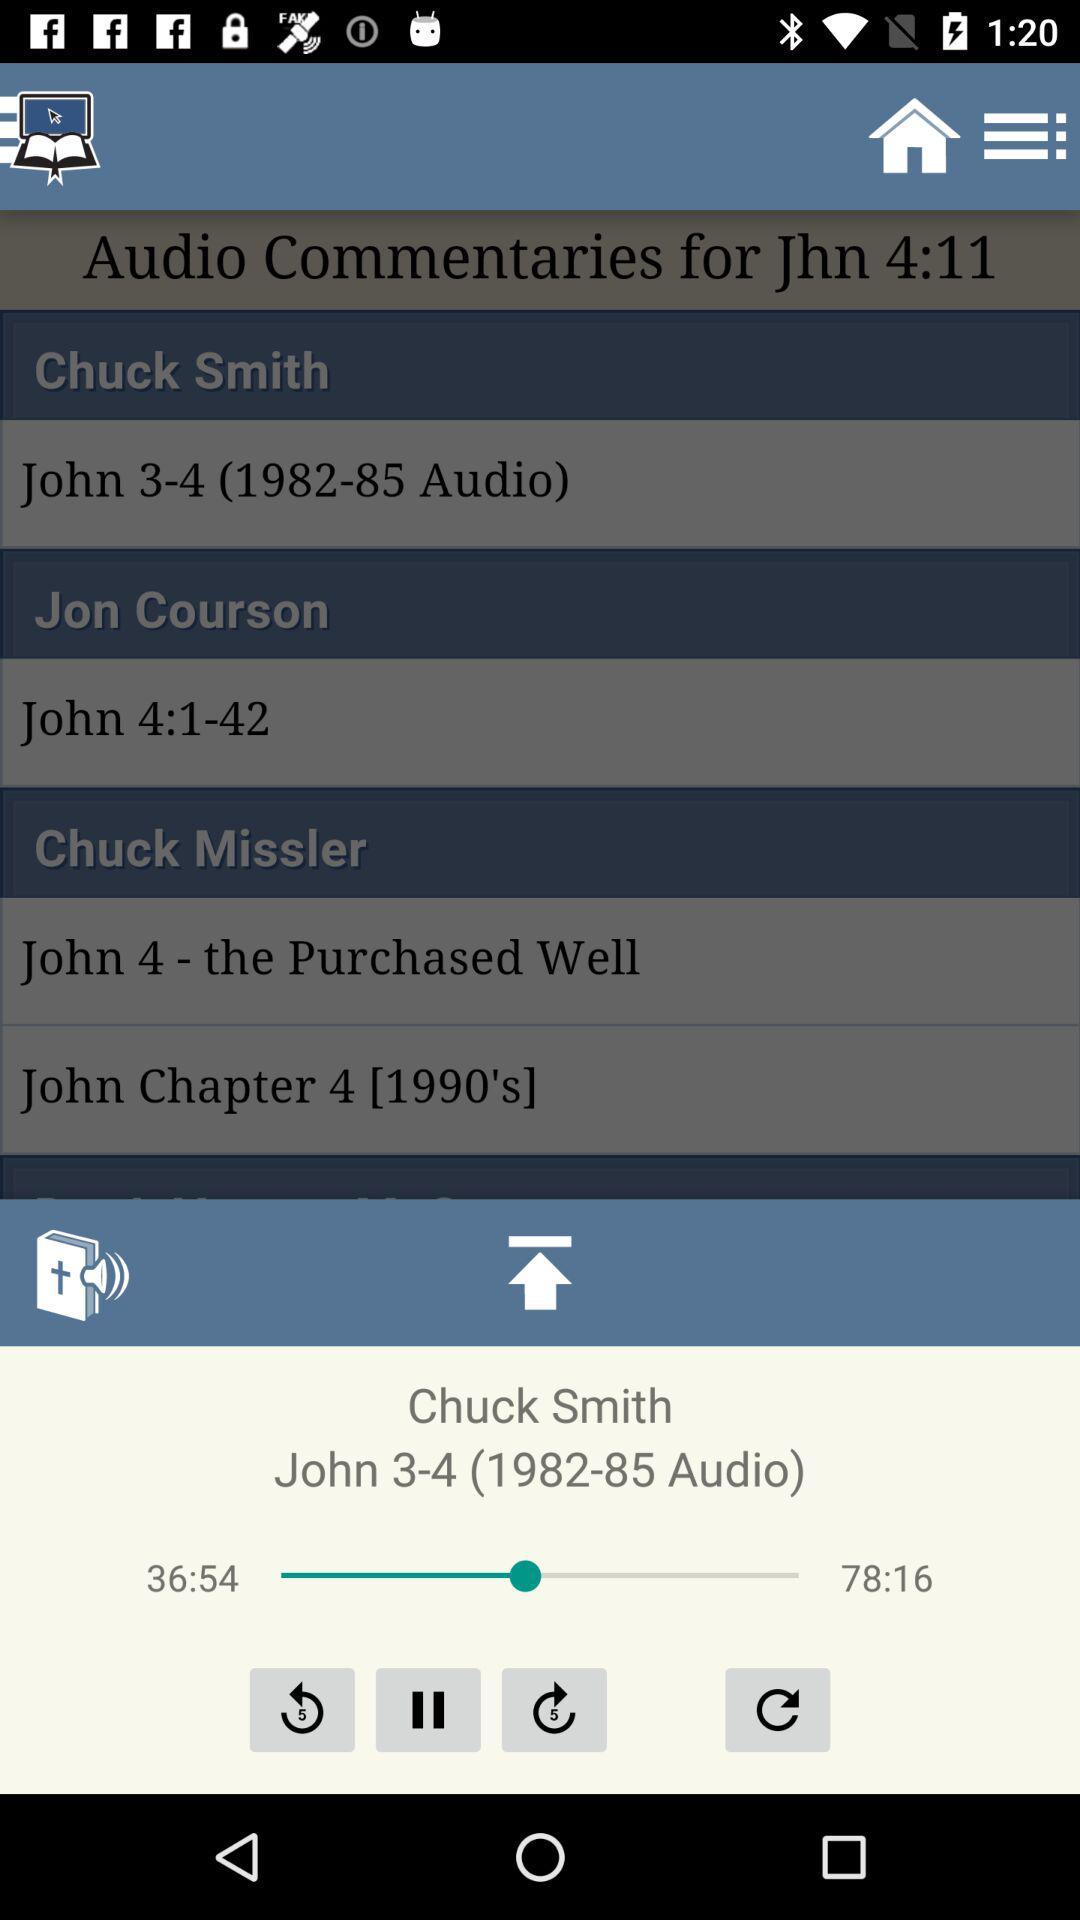 Image resolution: width=1080 pixels, height=1920 pixels. What do you see at coordinates (554, 1708) in the screenshot?
I see `skip forward 5 seconds` at bounding box center [554, 1708].